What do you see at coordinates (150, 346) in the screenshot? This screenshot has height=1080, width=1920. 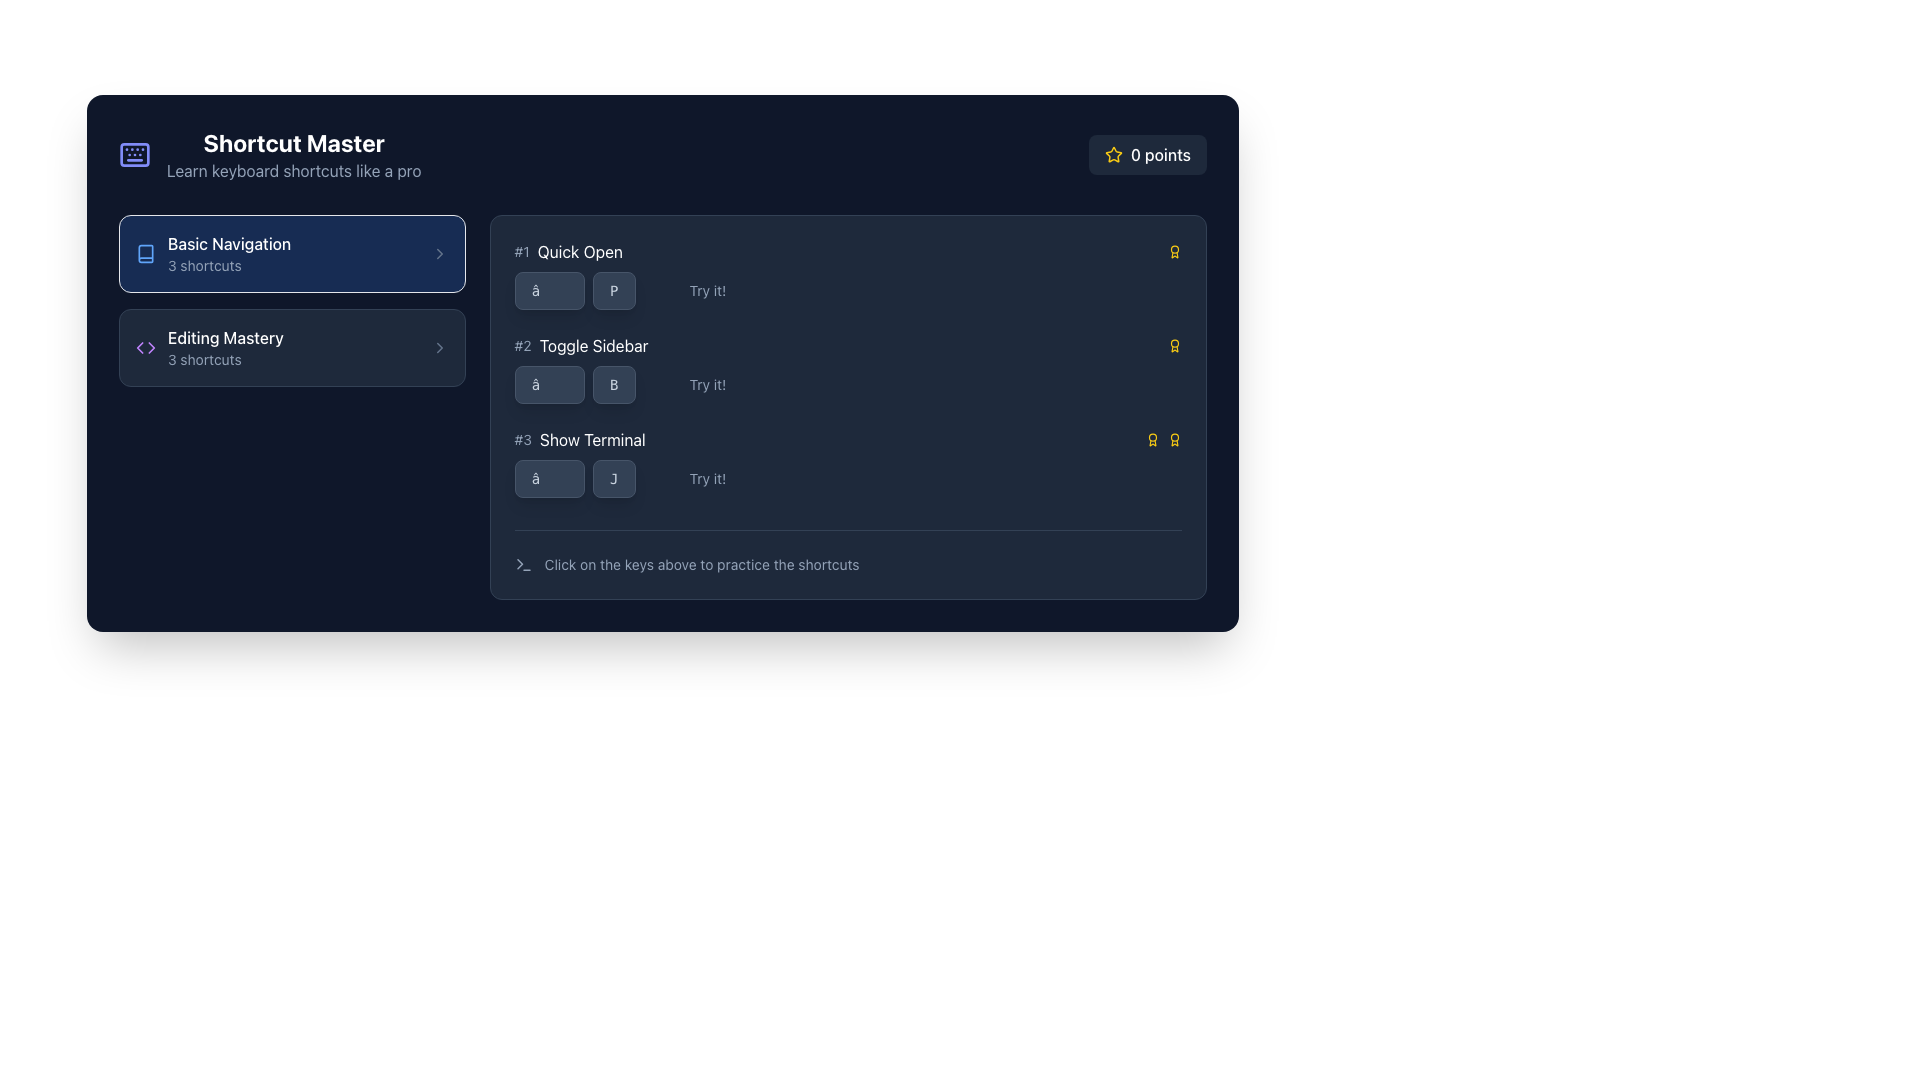 I see `the triangular arrow icon with a purple outline located near the 'Editing Mastery' section in the side menu` at bounding box center [150, 346].